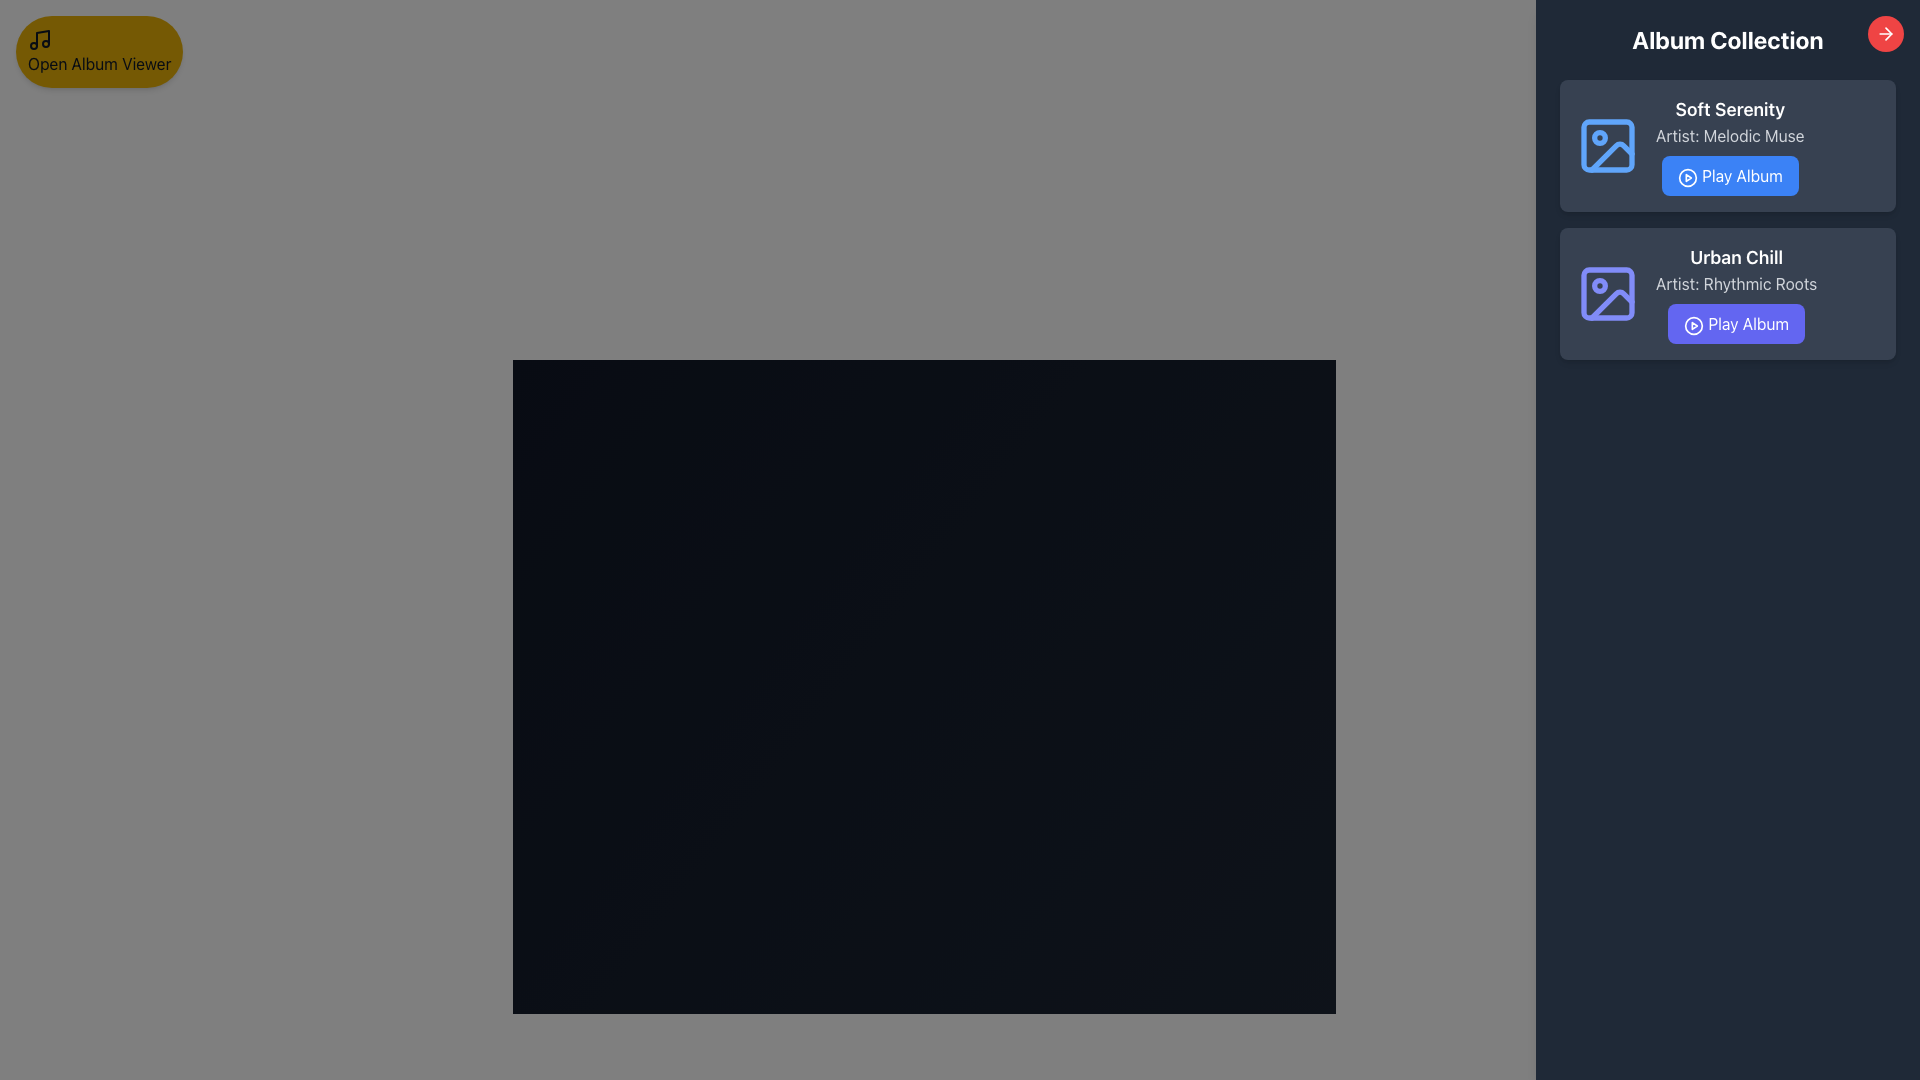 The height and width of the screenshot is (1080, 1920). I want to click on the circular button located at the top-right of the Album Collection panel to observe its hover effect, so click(1885, 34).